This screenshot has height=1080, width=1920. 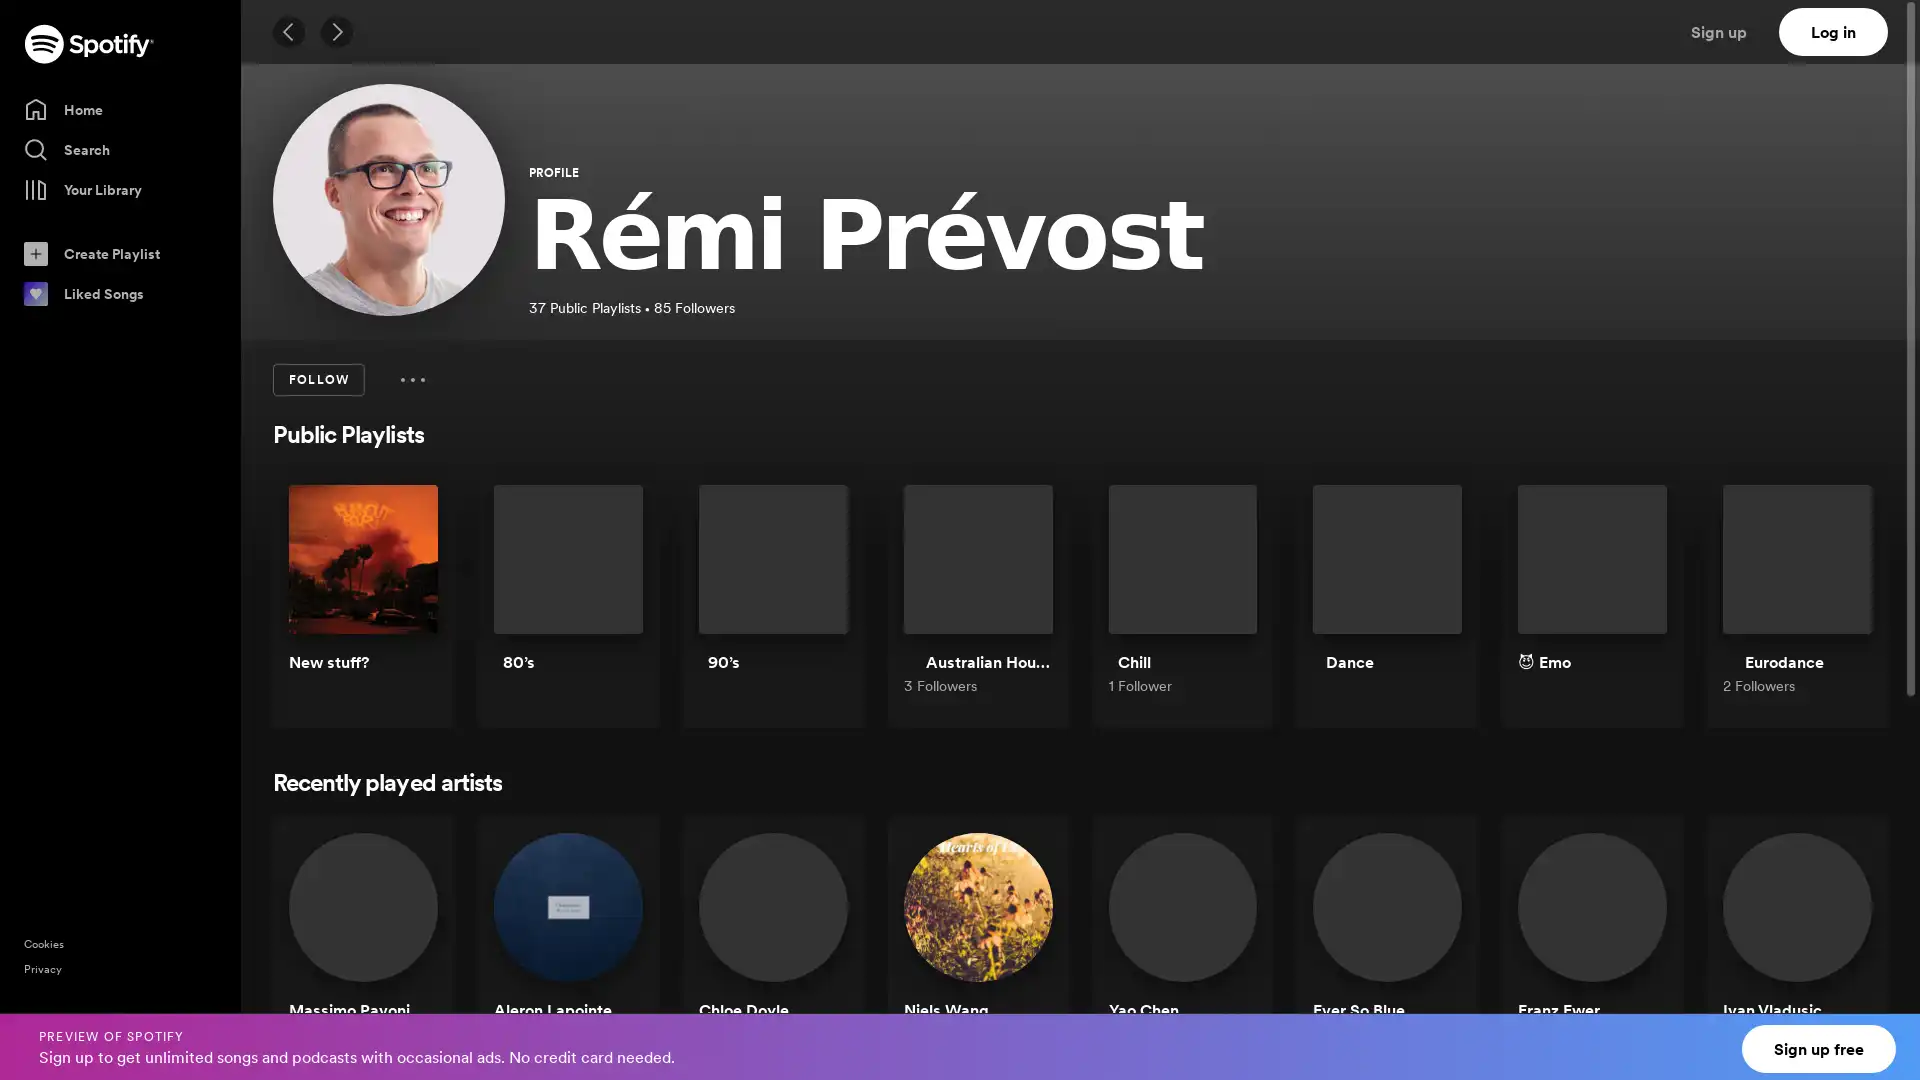 I want to click on Play  Eurodance, so click(x=1839, y=608).